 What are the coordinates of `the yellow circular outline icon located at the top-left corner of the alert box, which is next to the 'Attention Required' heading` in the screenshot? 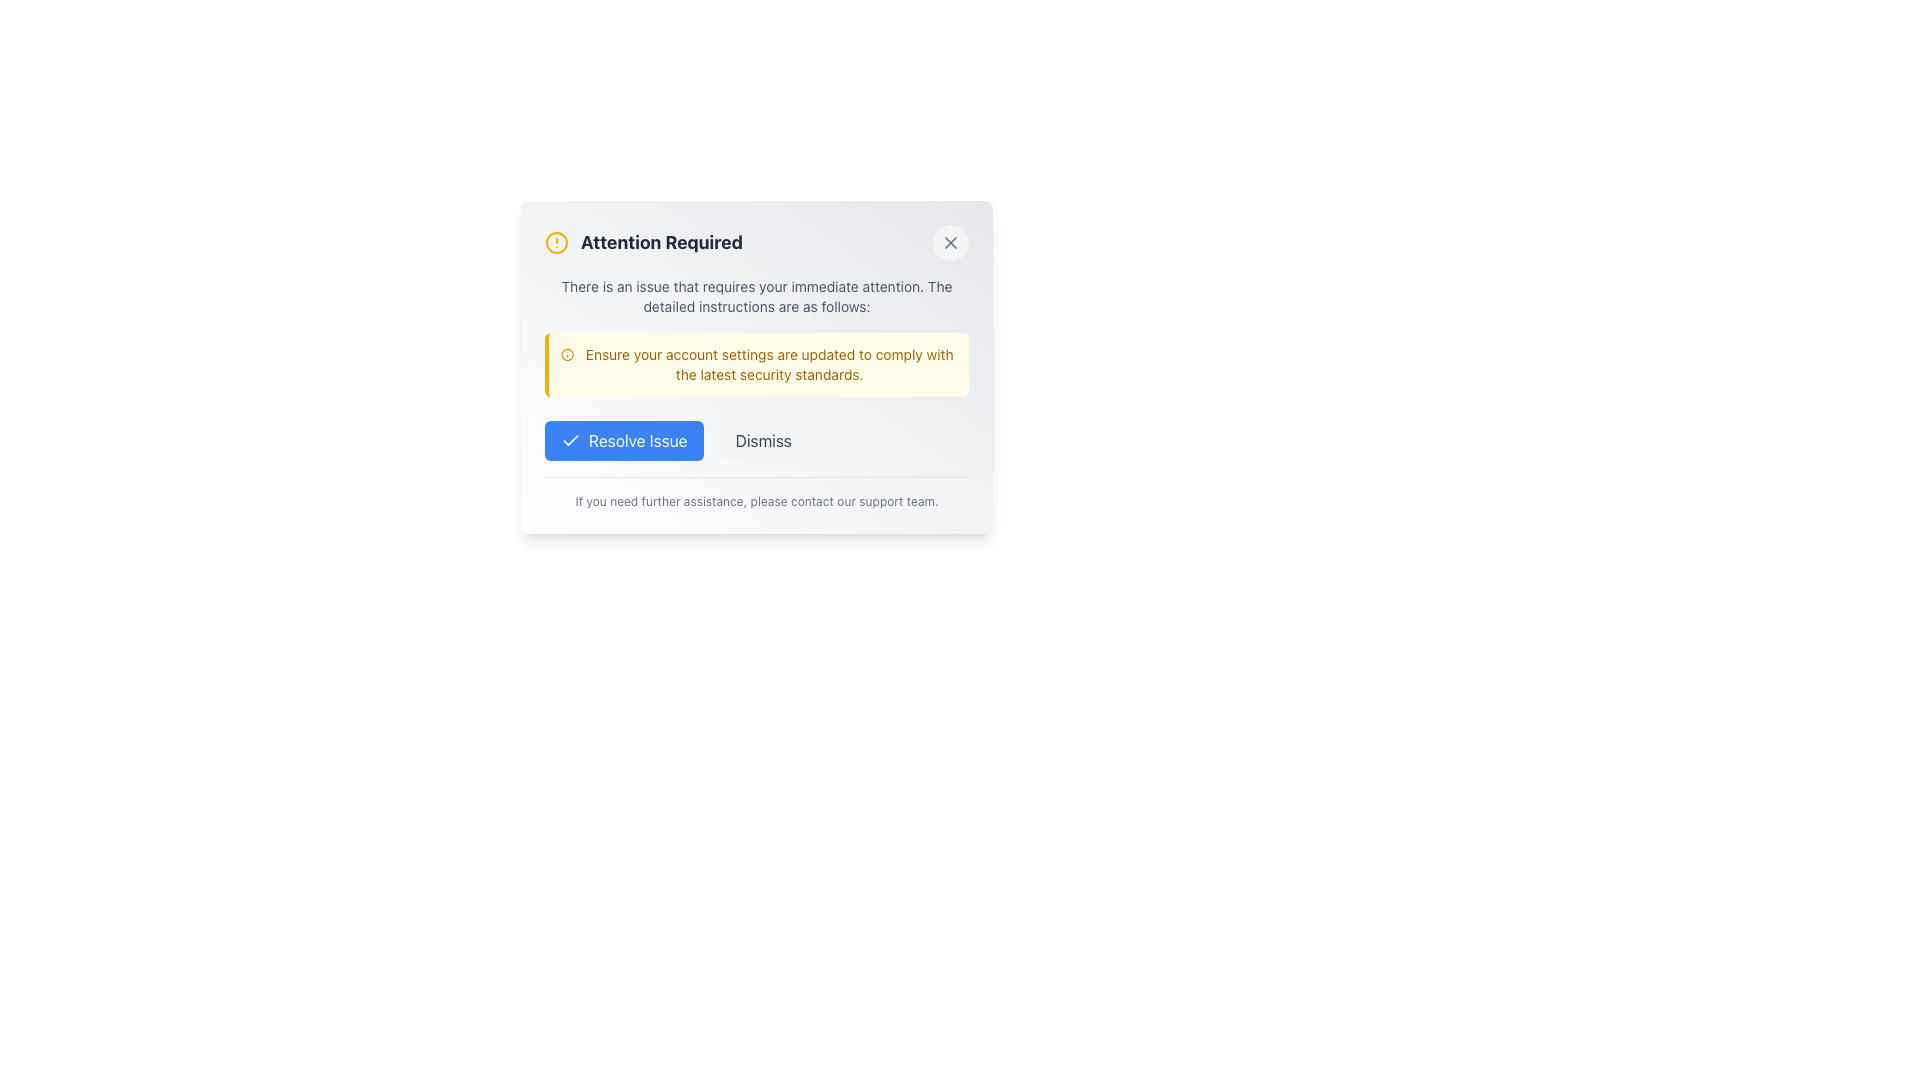 It's located at (566, 353).